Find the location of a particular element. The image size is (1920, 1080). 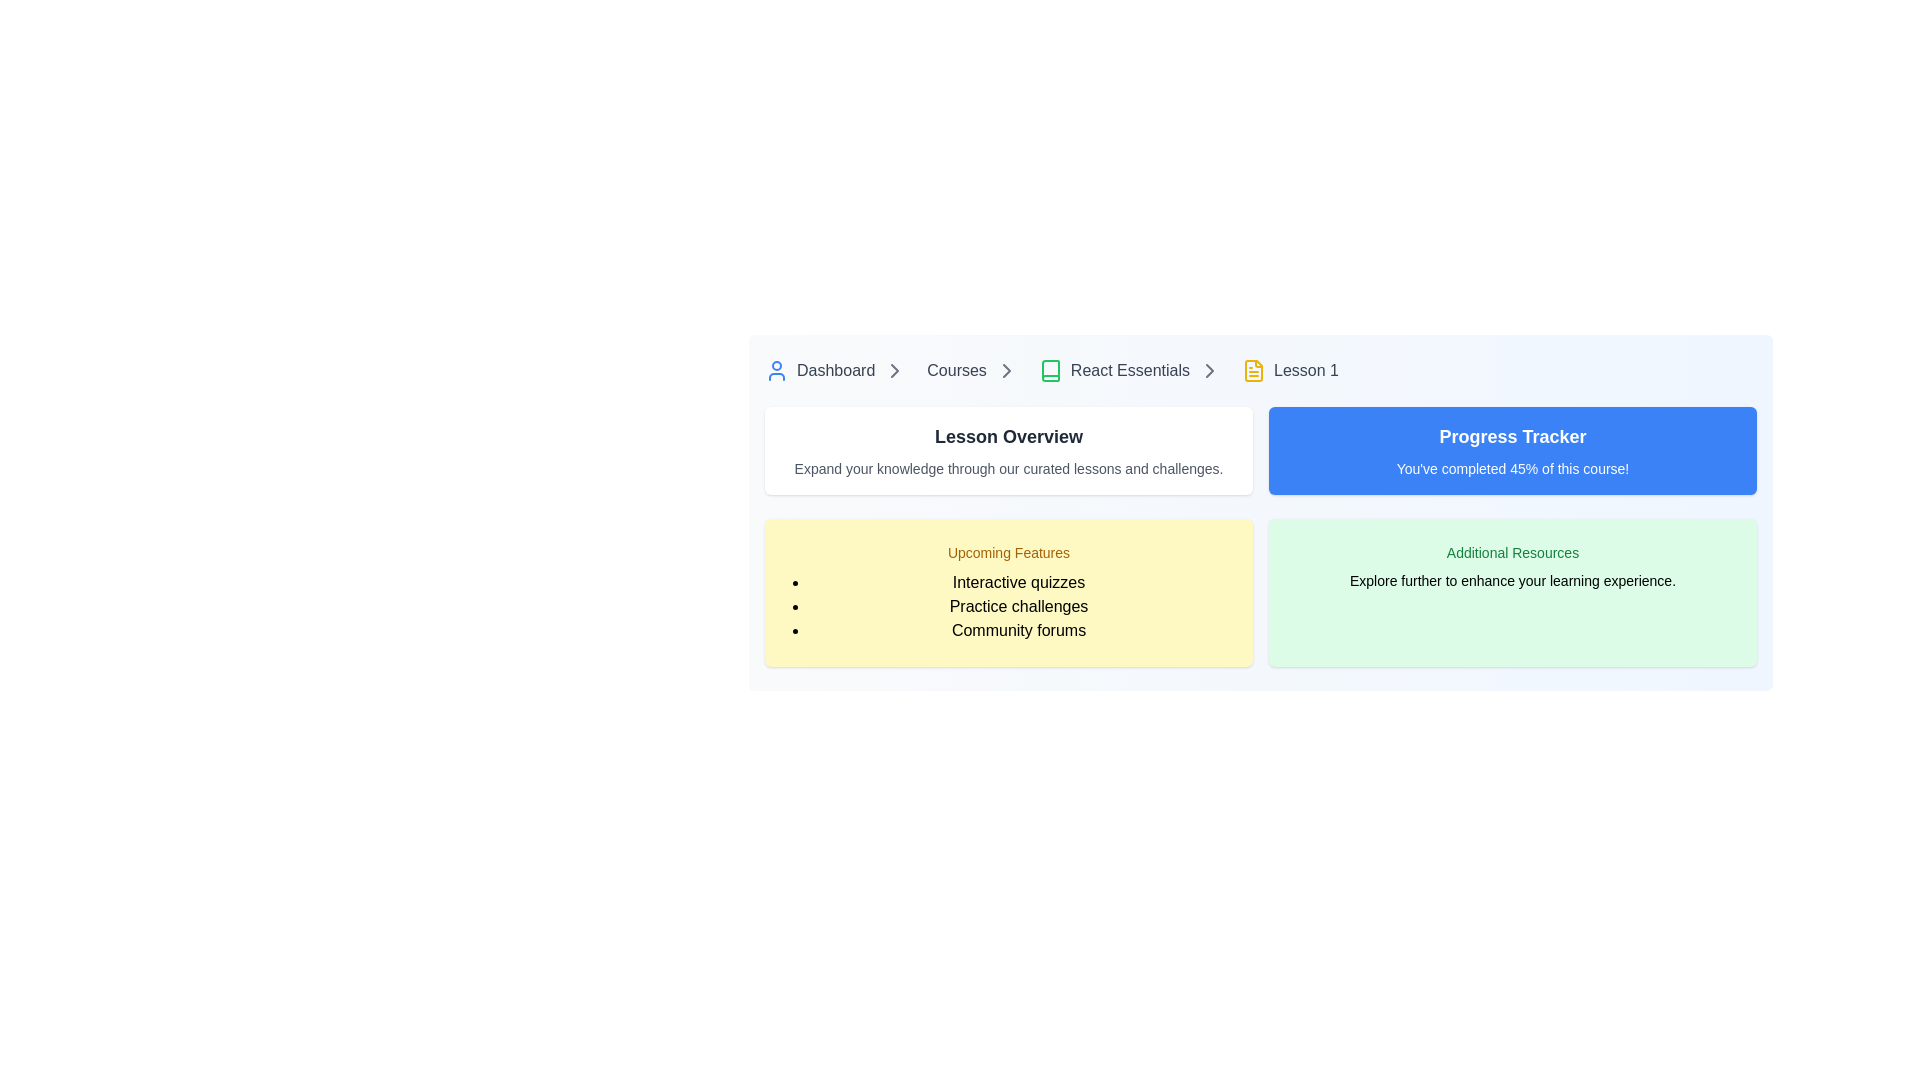

the SVG Icon that serves as a visual indicator for navigation in the breadcrumb interface, located between 'Dashboard' and 'Courses' is located at coordinates (894, 370).